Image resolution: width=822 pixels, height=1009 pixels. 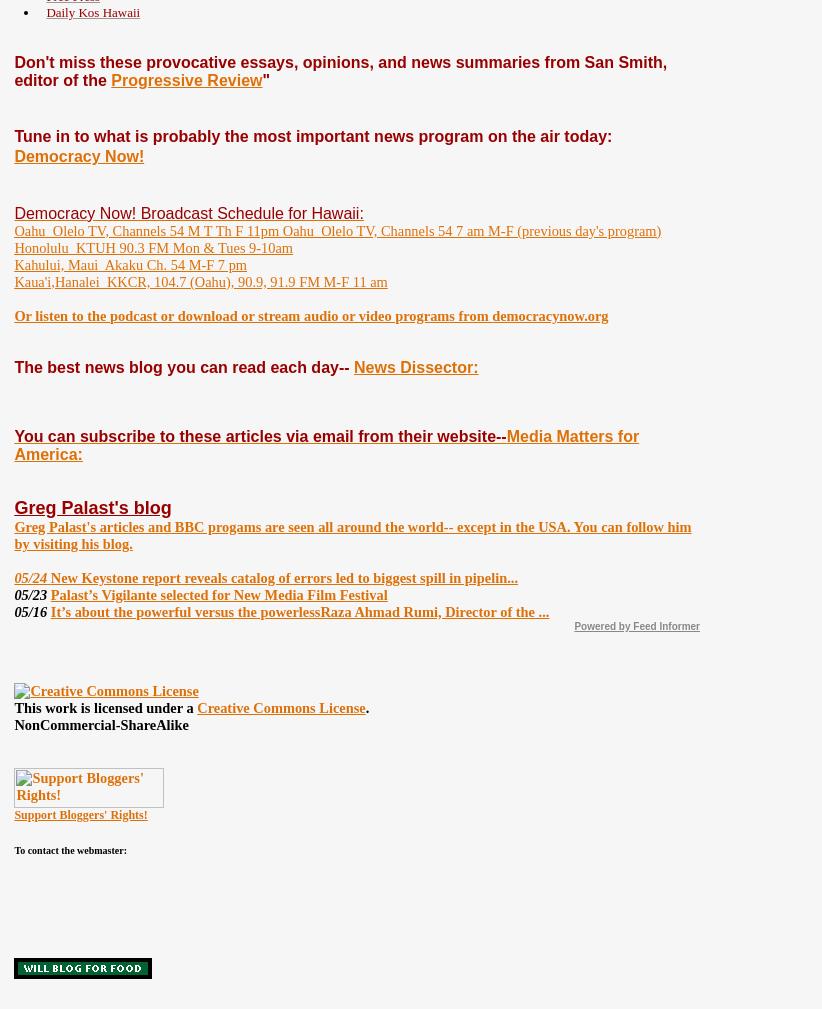 What do you see at coordinates (187, 211) in the screenshot?
I see `'Democracy Now! Broadcast Schedule for Hawaii:'` at bounding box center [187, 211].